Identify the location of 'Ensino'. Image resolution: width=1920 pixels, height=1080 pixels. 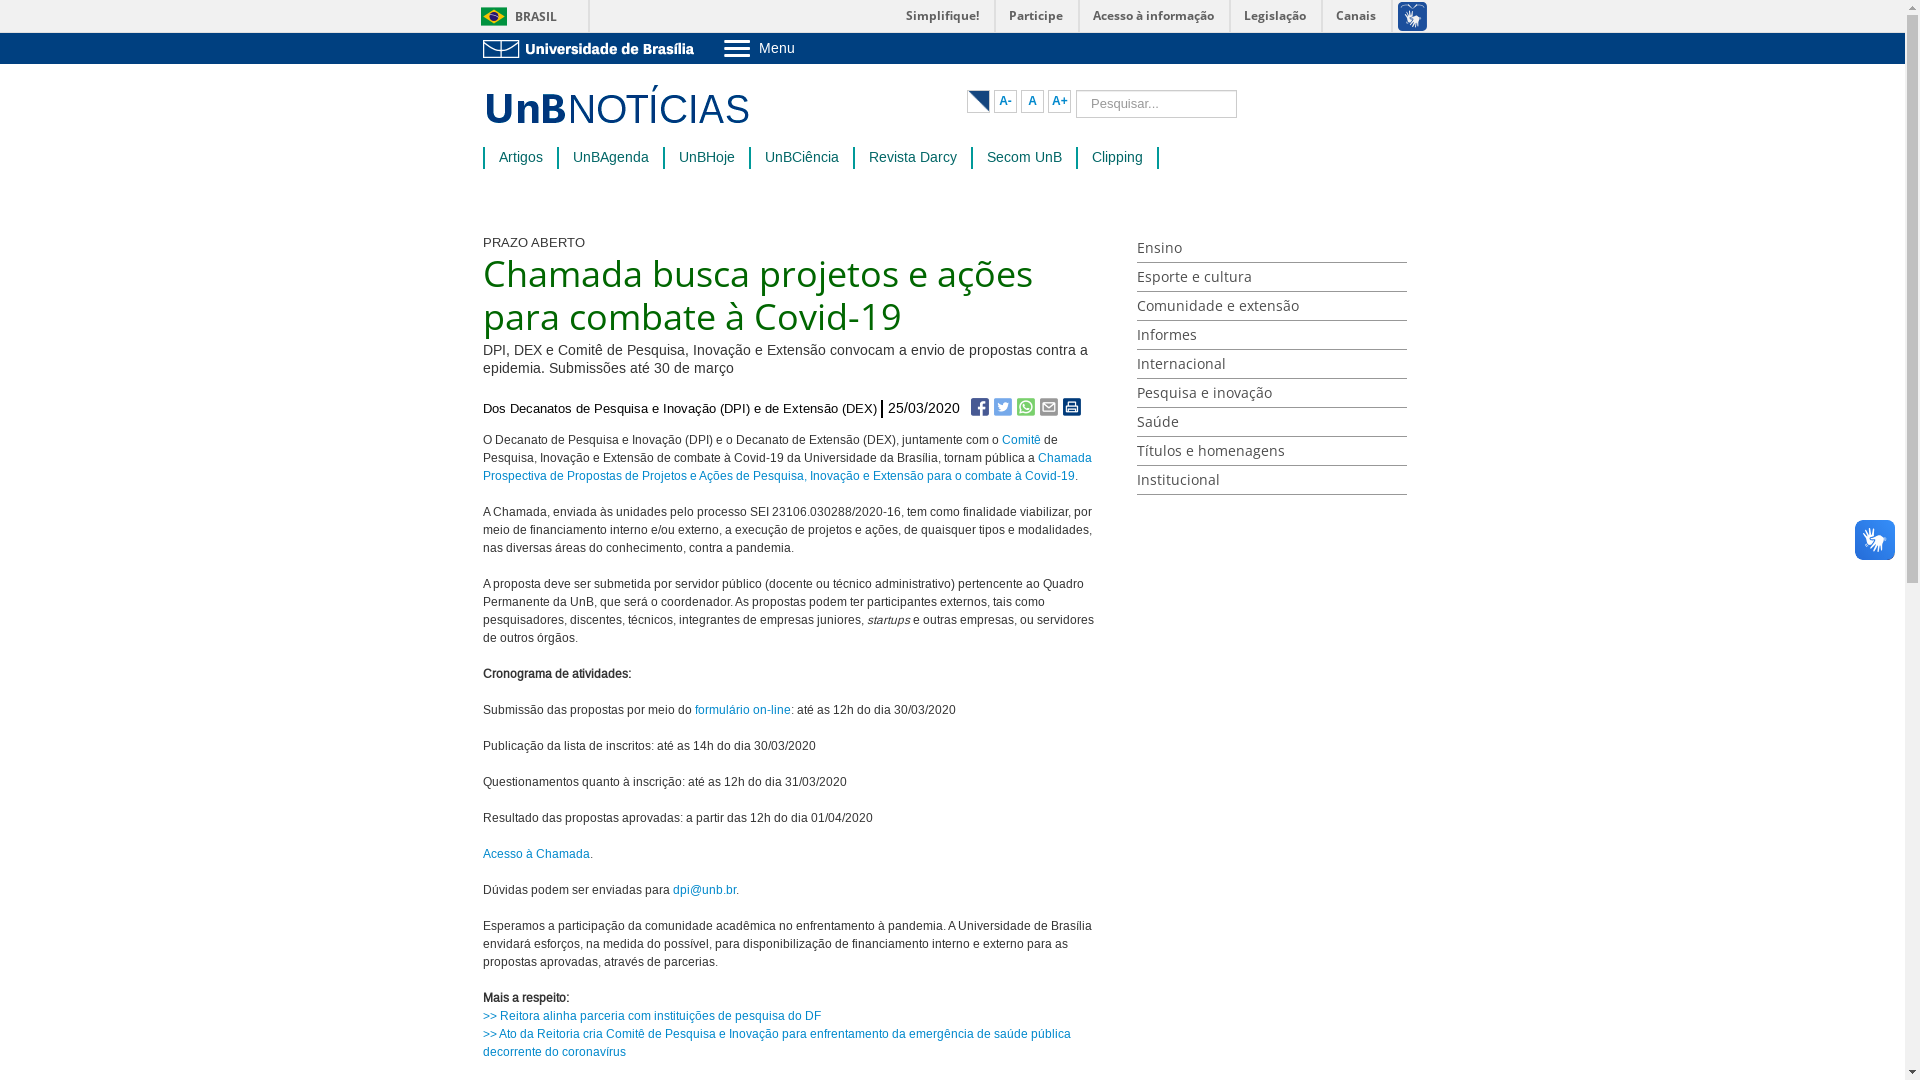
(1271, 247).